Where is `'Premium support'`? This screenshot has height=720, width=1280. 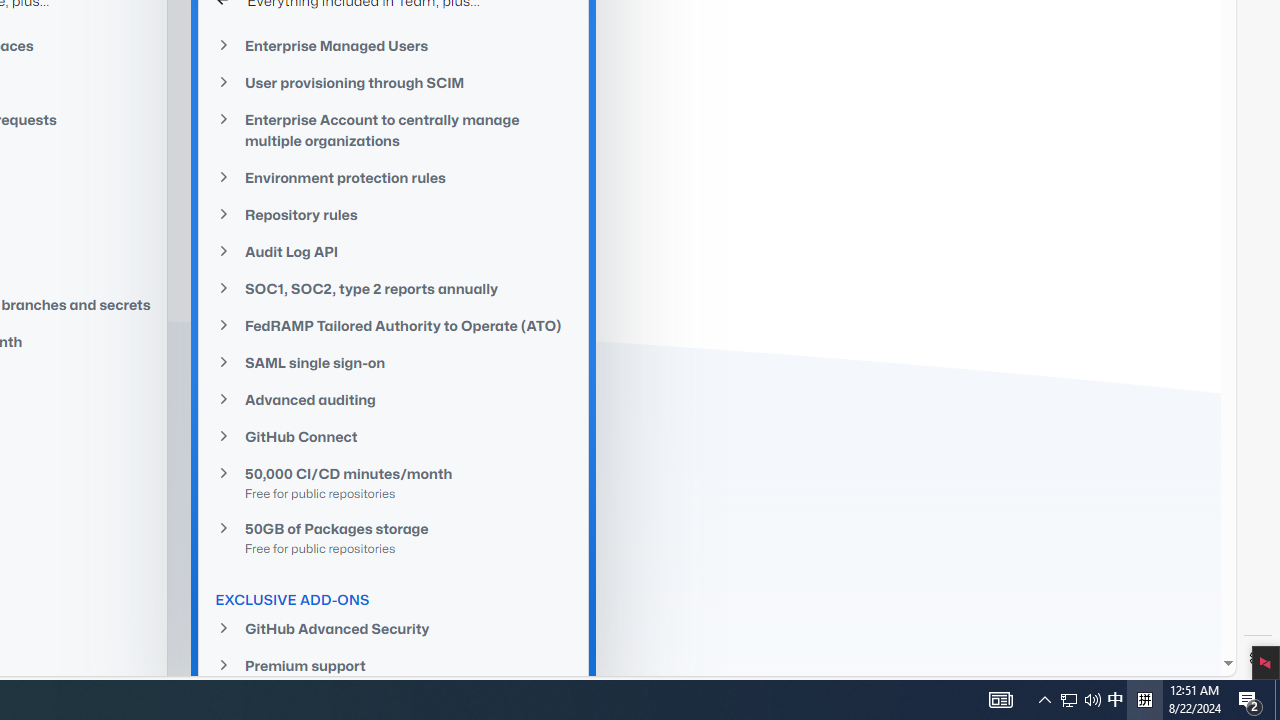 'Premium support' is located at coordinates (394, 665).